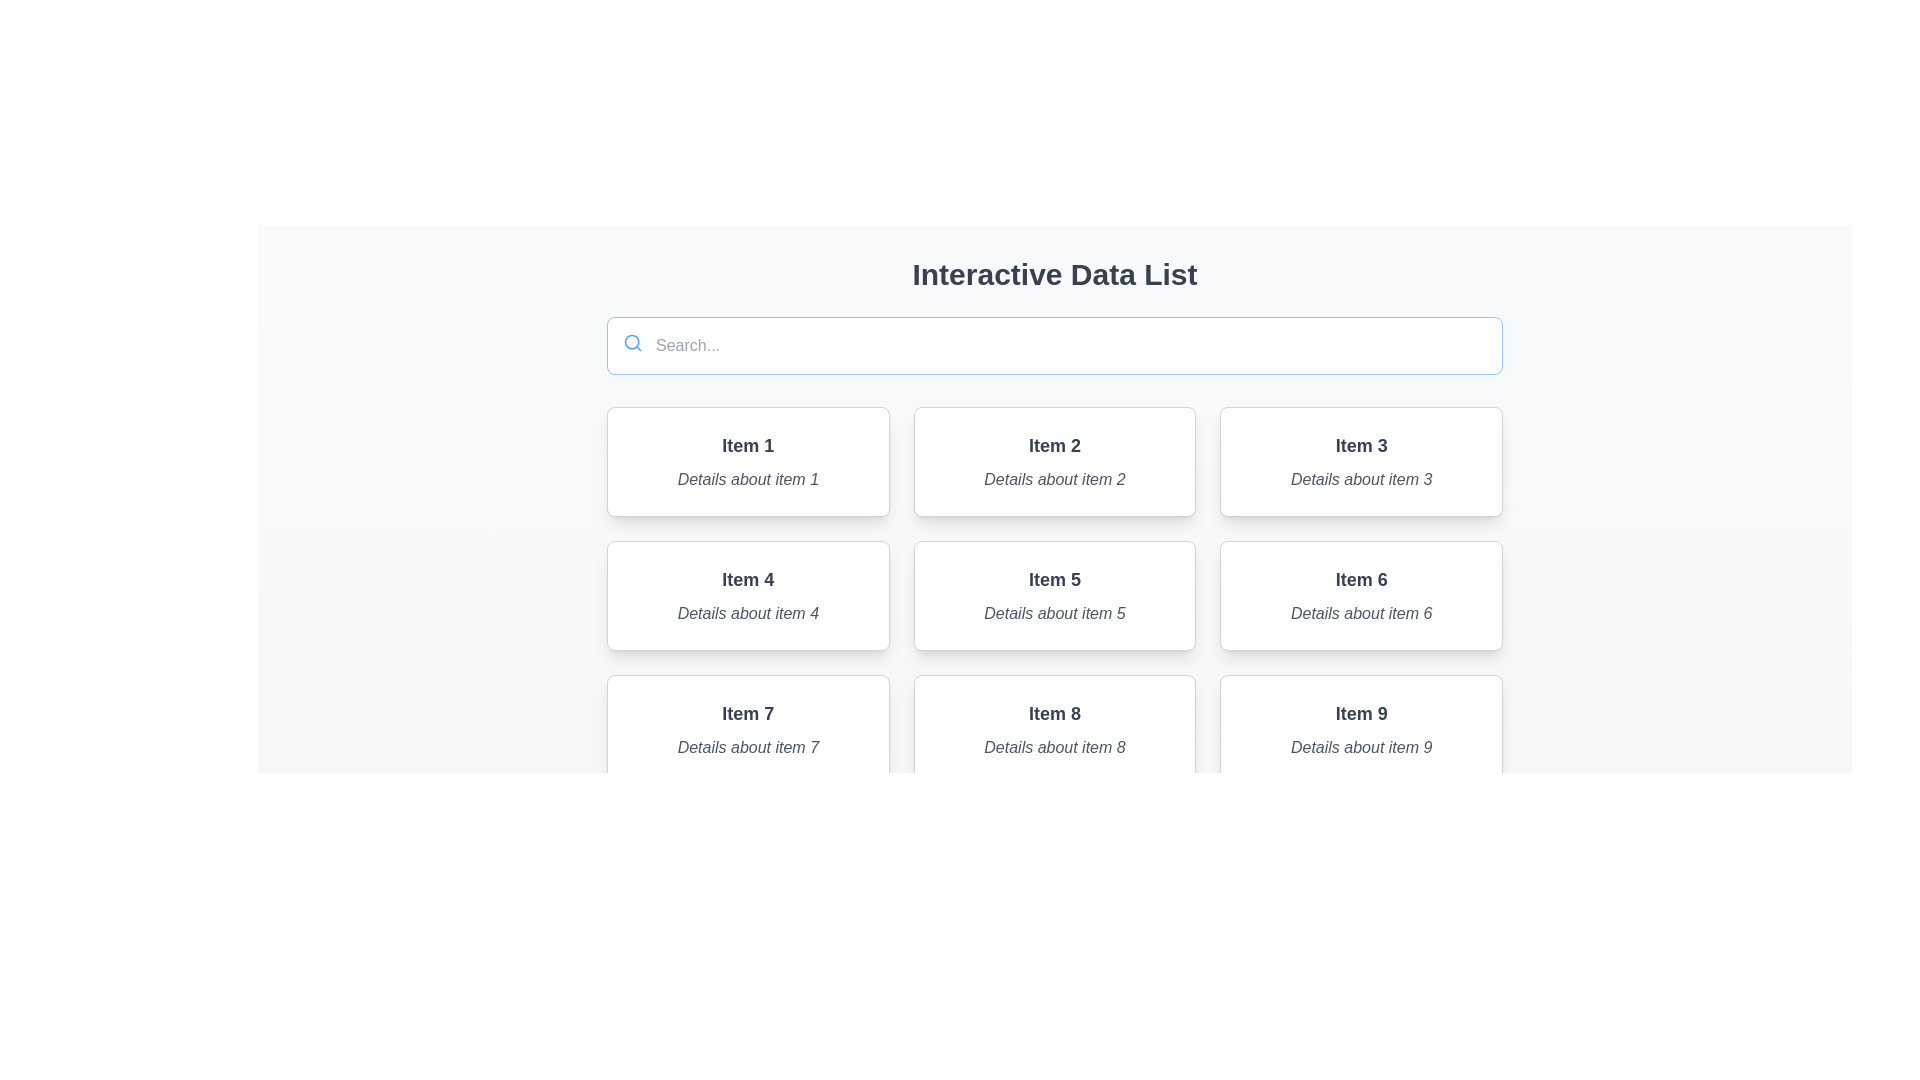 This screenshot has height=1080, width=1920. What do you see at coordinates (1360, 612) in the screenshot?
I see `italic gray text 'Details about item 6' located below the 'Item 6' text in the white card component` at bounding box center [1360, 612].